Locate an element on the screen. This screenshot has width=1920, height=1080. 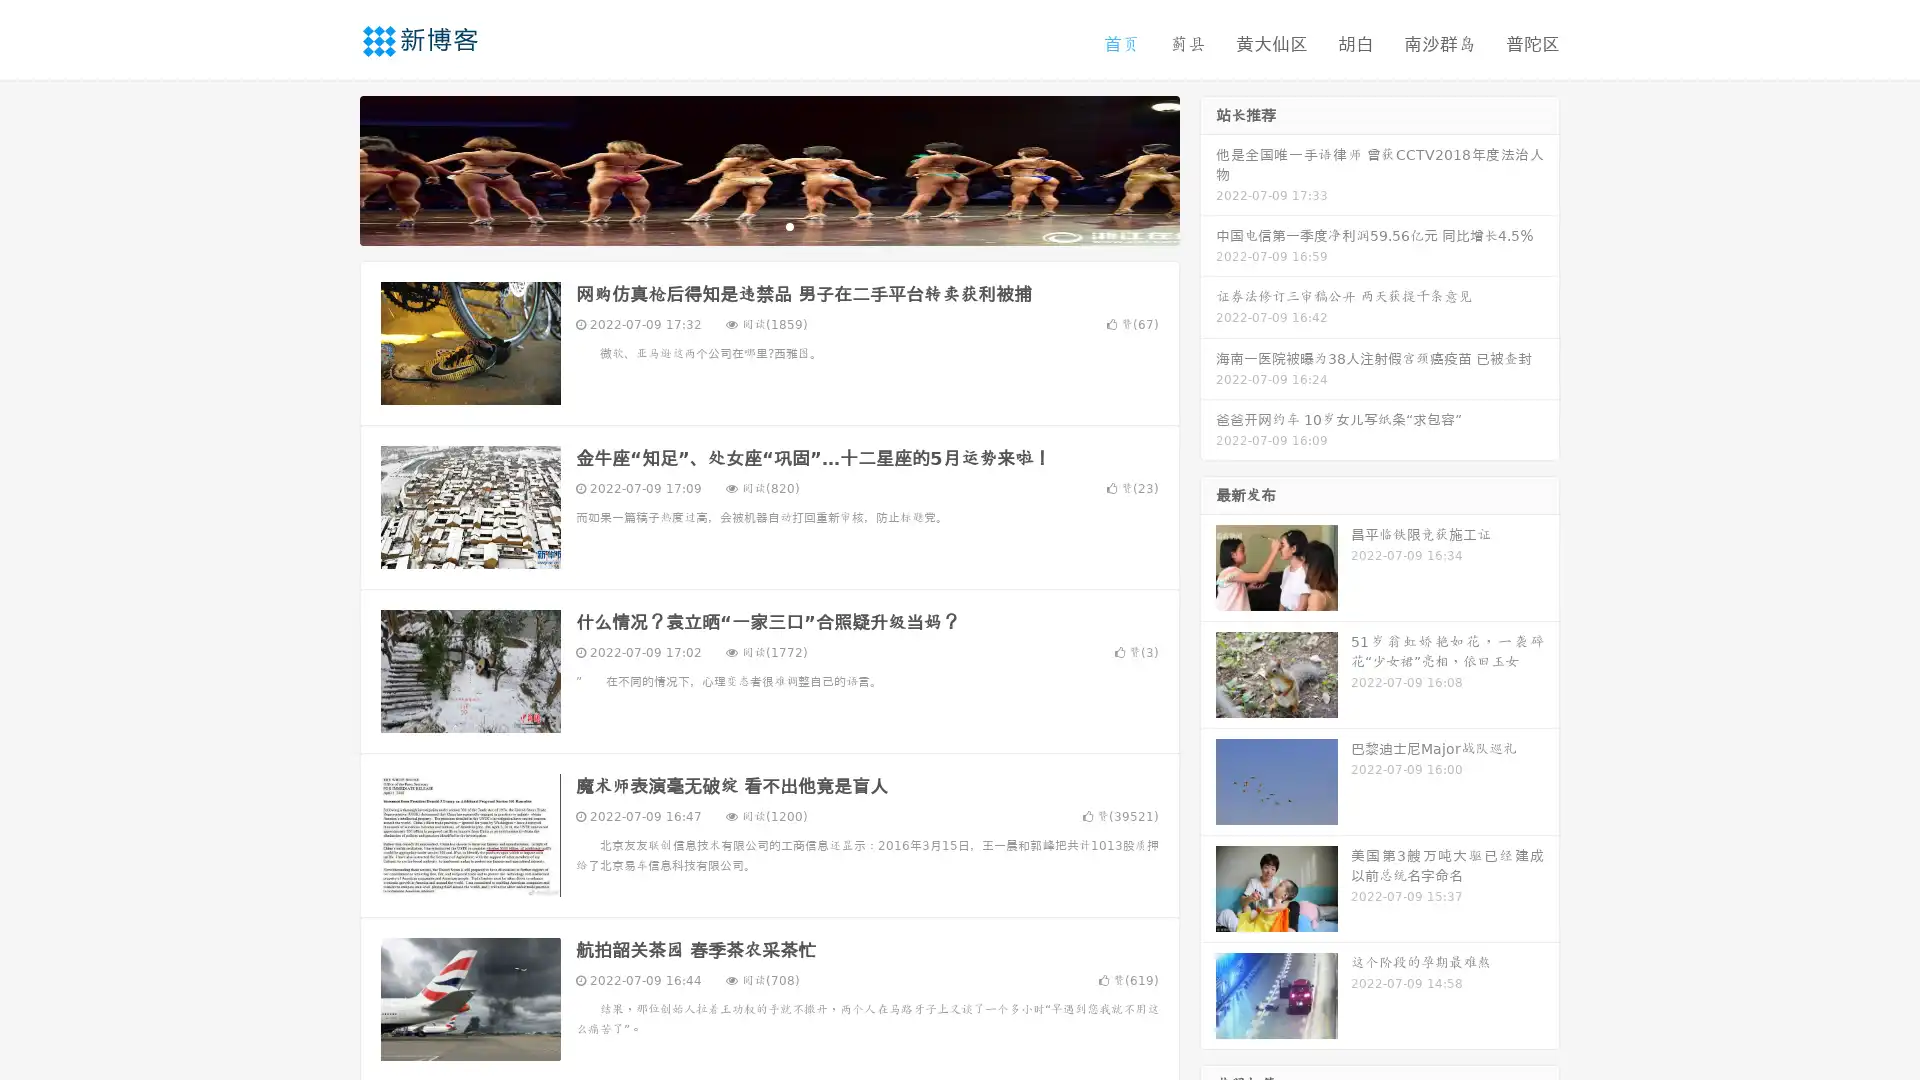
Go to slide 3 is located at coordinates (789, 225).